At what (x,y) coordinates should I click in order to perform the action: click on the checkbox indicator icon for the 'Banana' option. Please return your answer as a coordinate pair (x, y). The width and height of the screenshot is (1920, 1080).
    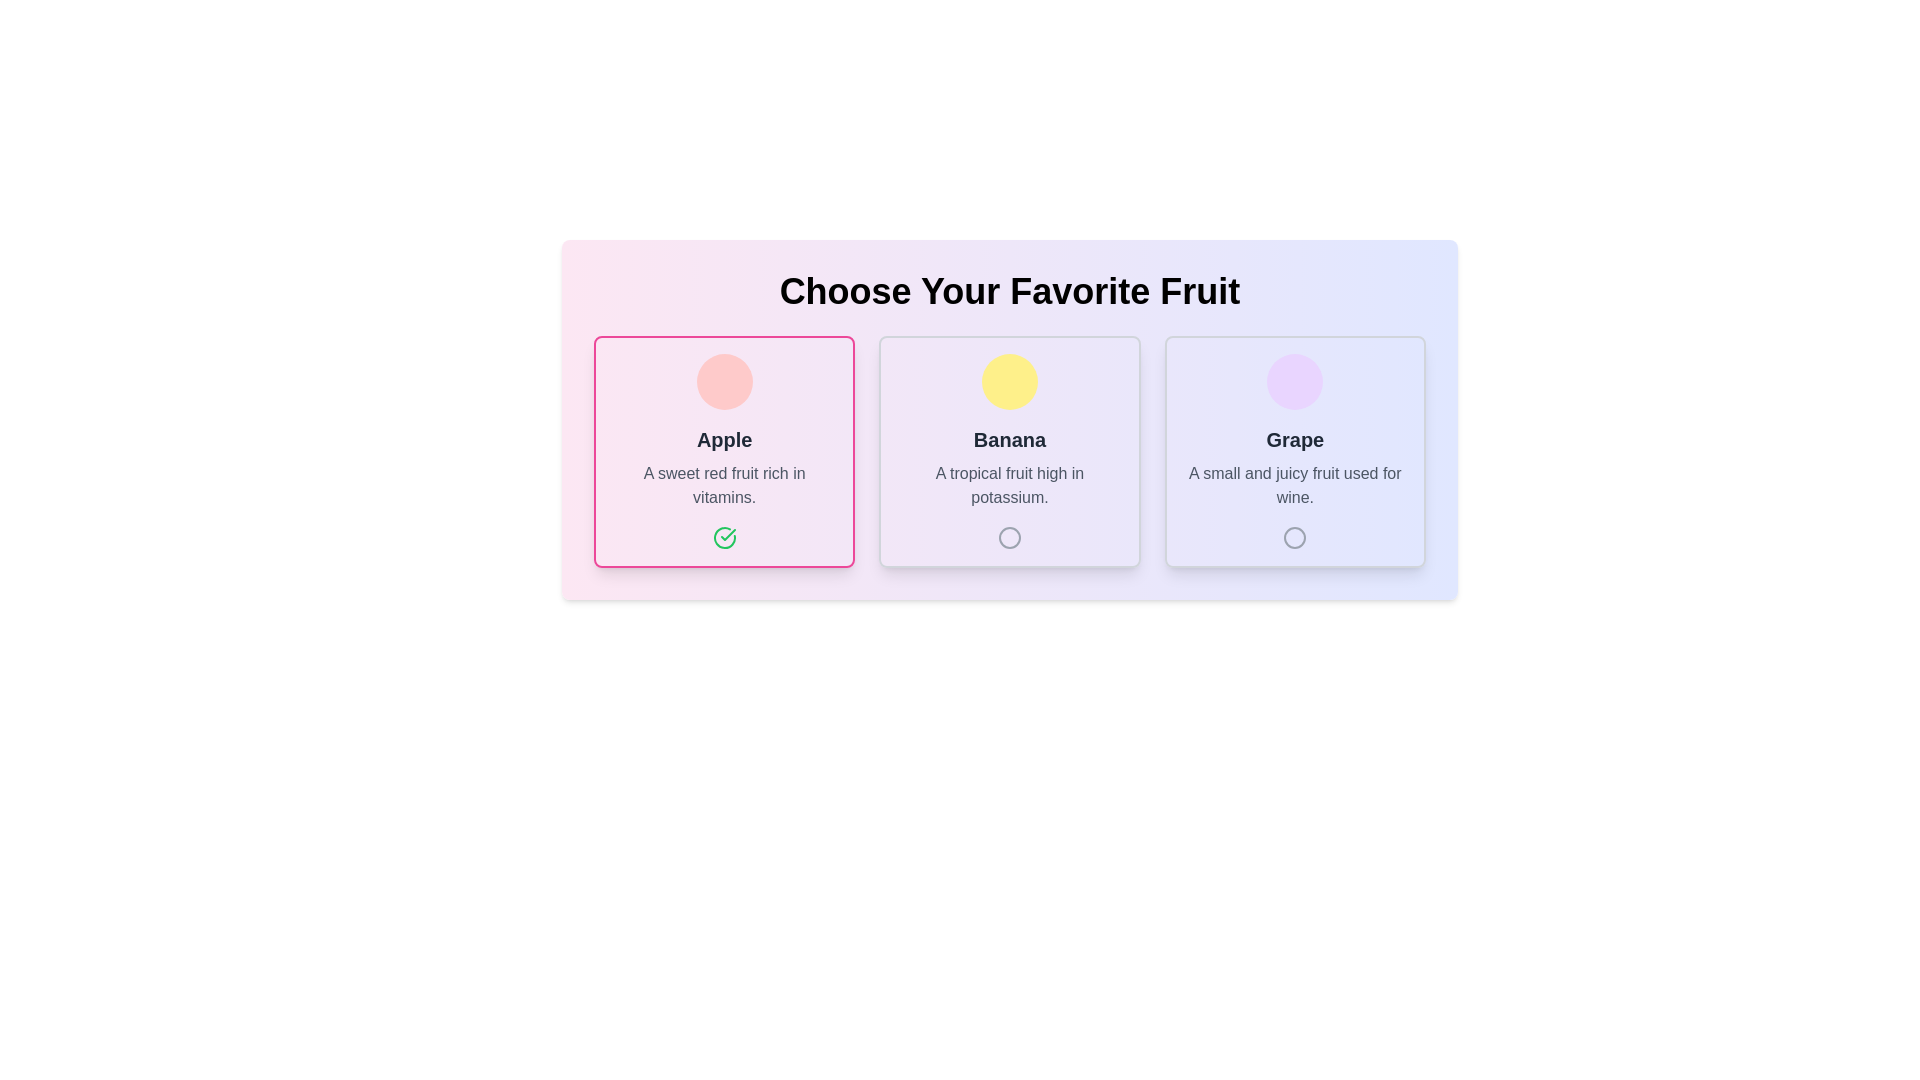
    Looking at the image, I should click on (1009, 536).